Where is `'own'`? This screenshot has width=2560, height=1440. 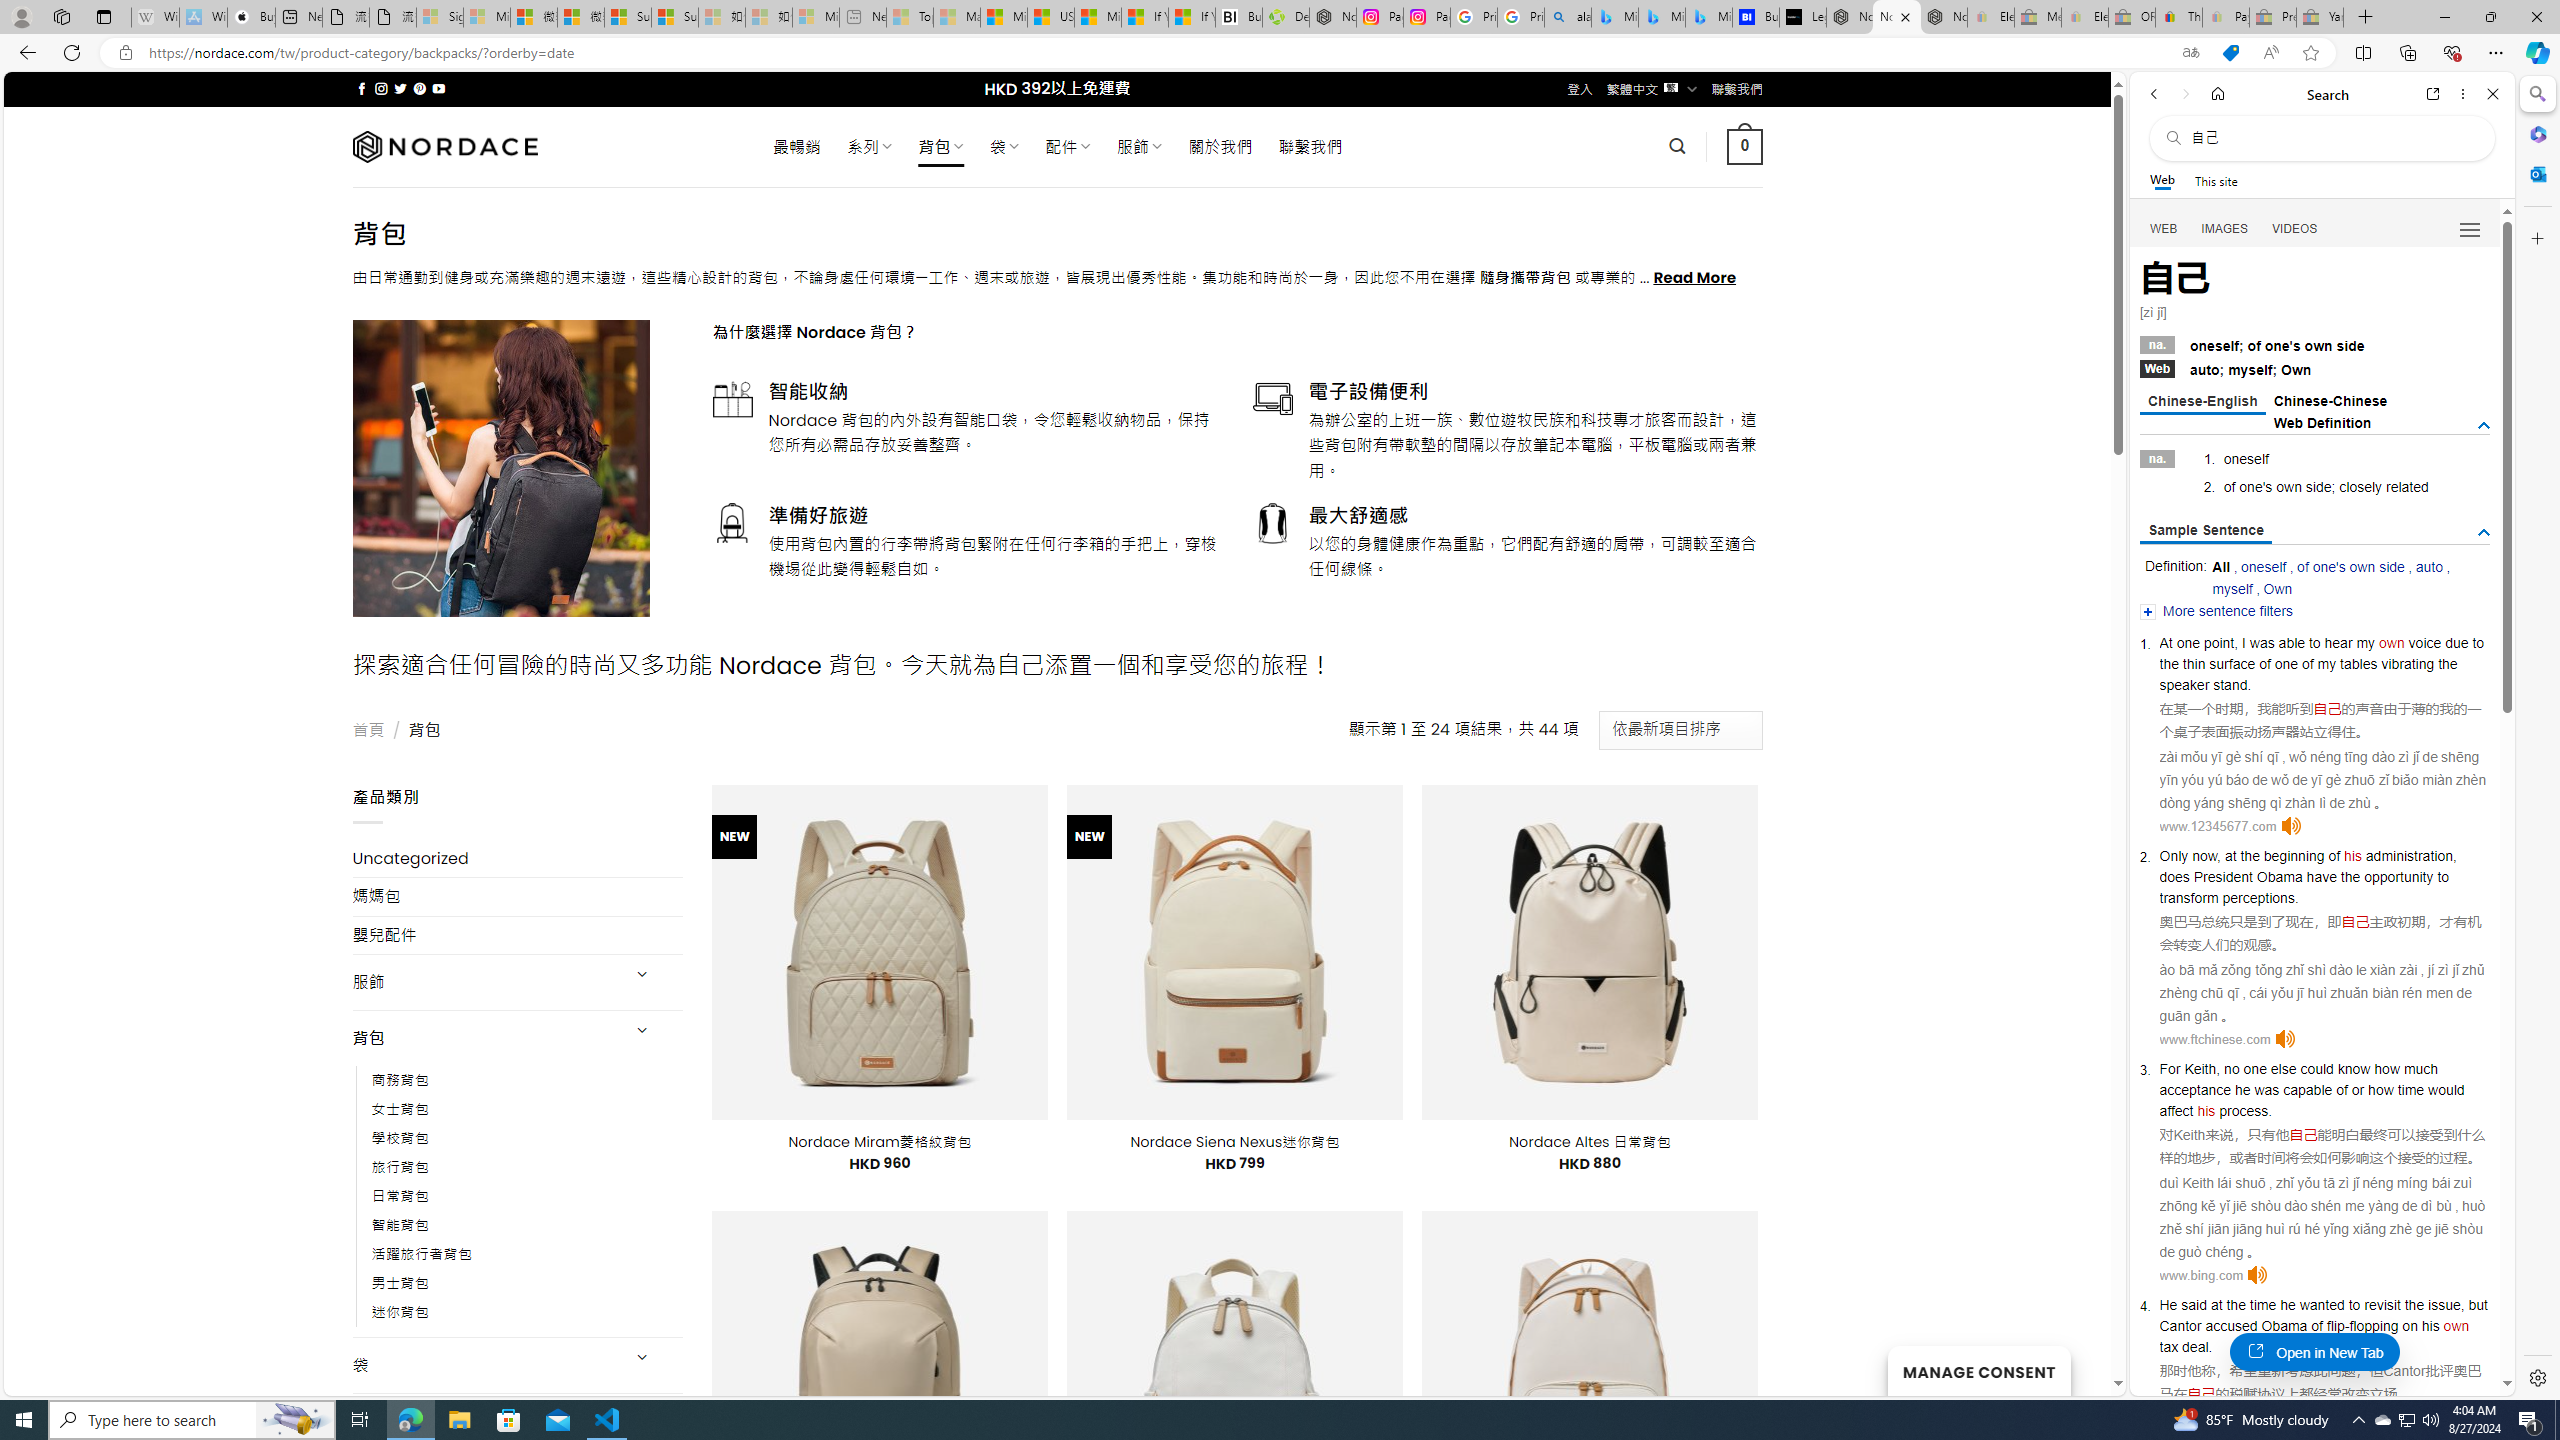
'own' is located at coordinates (2455, 1325).